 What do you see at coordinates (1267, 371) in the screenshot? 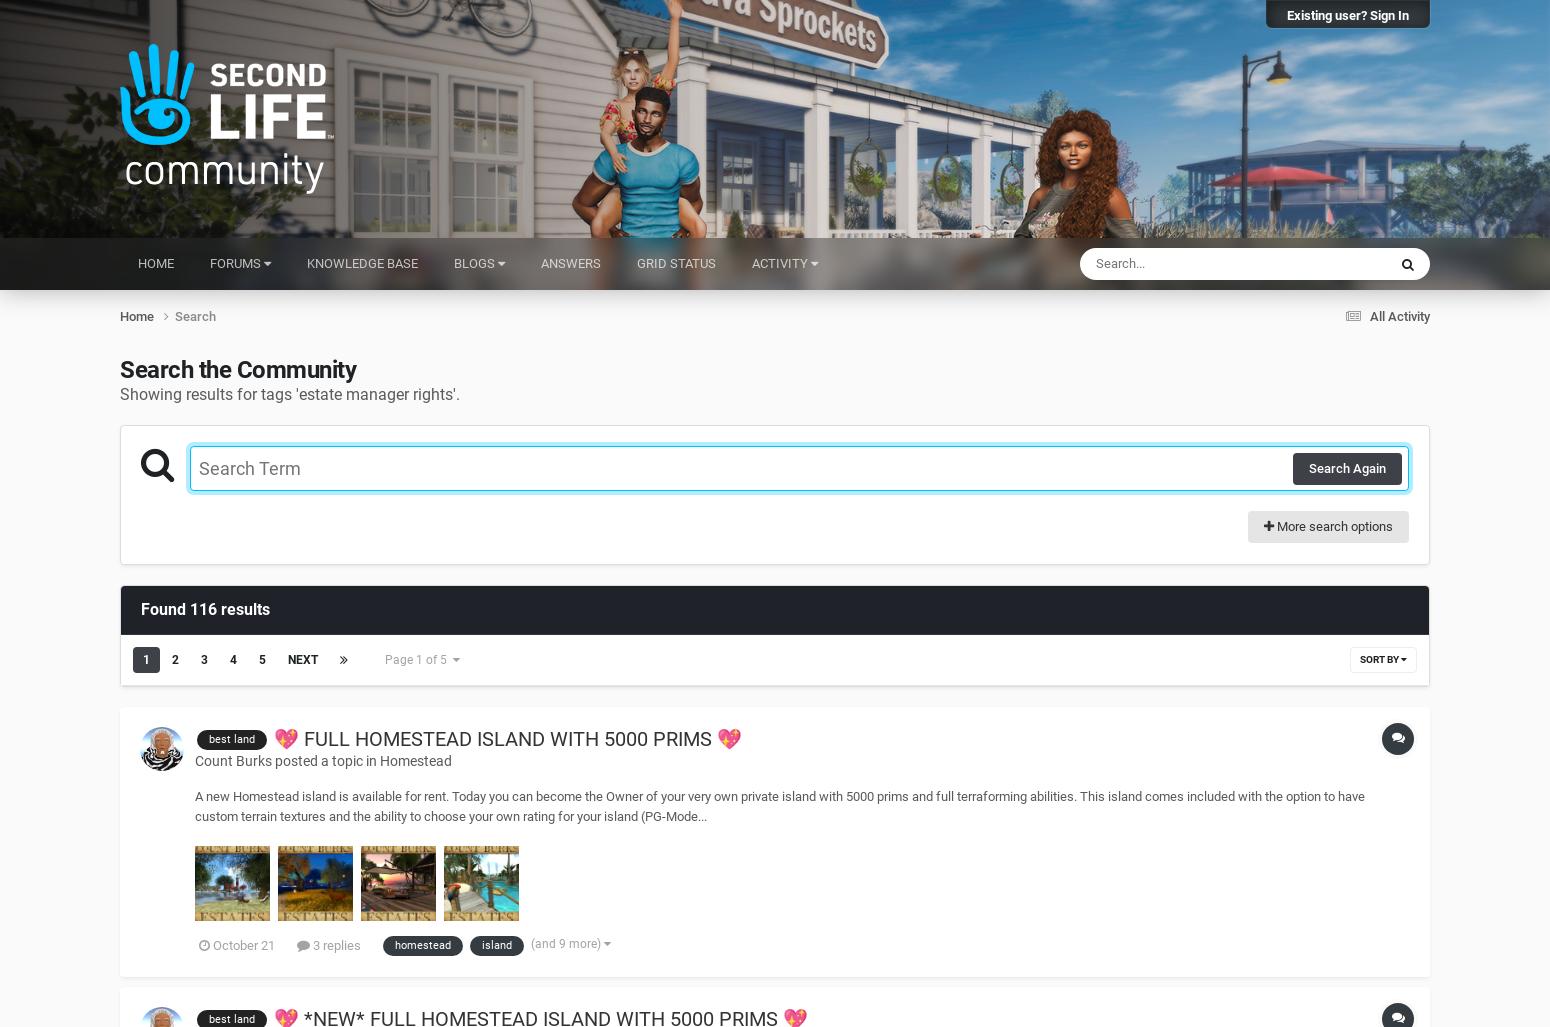
I see `'Blog Entries'` at bounding box center [1267, 371].